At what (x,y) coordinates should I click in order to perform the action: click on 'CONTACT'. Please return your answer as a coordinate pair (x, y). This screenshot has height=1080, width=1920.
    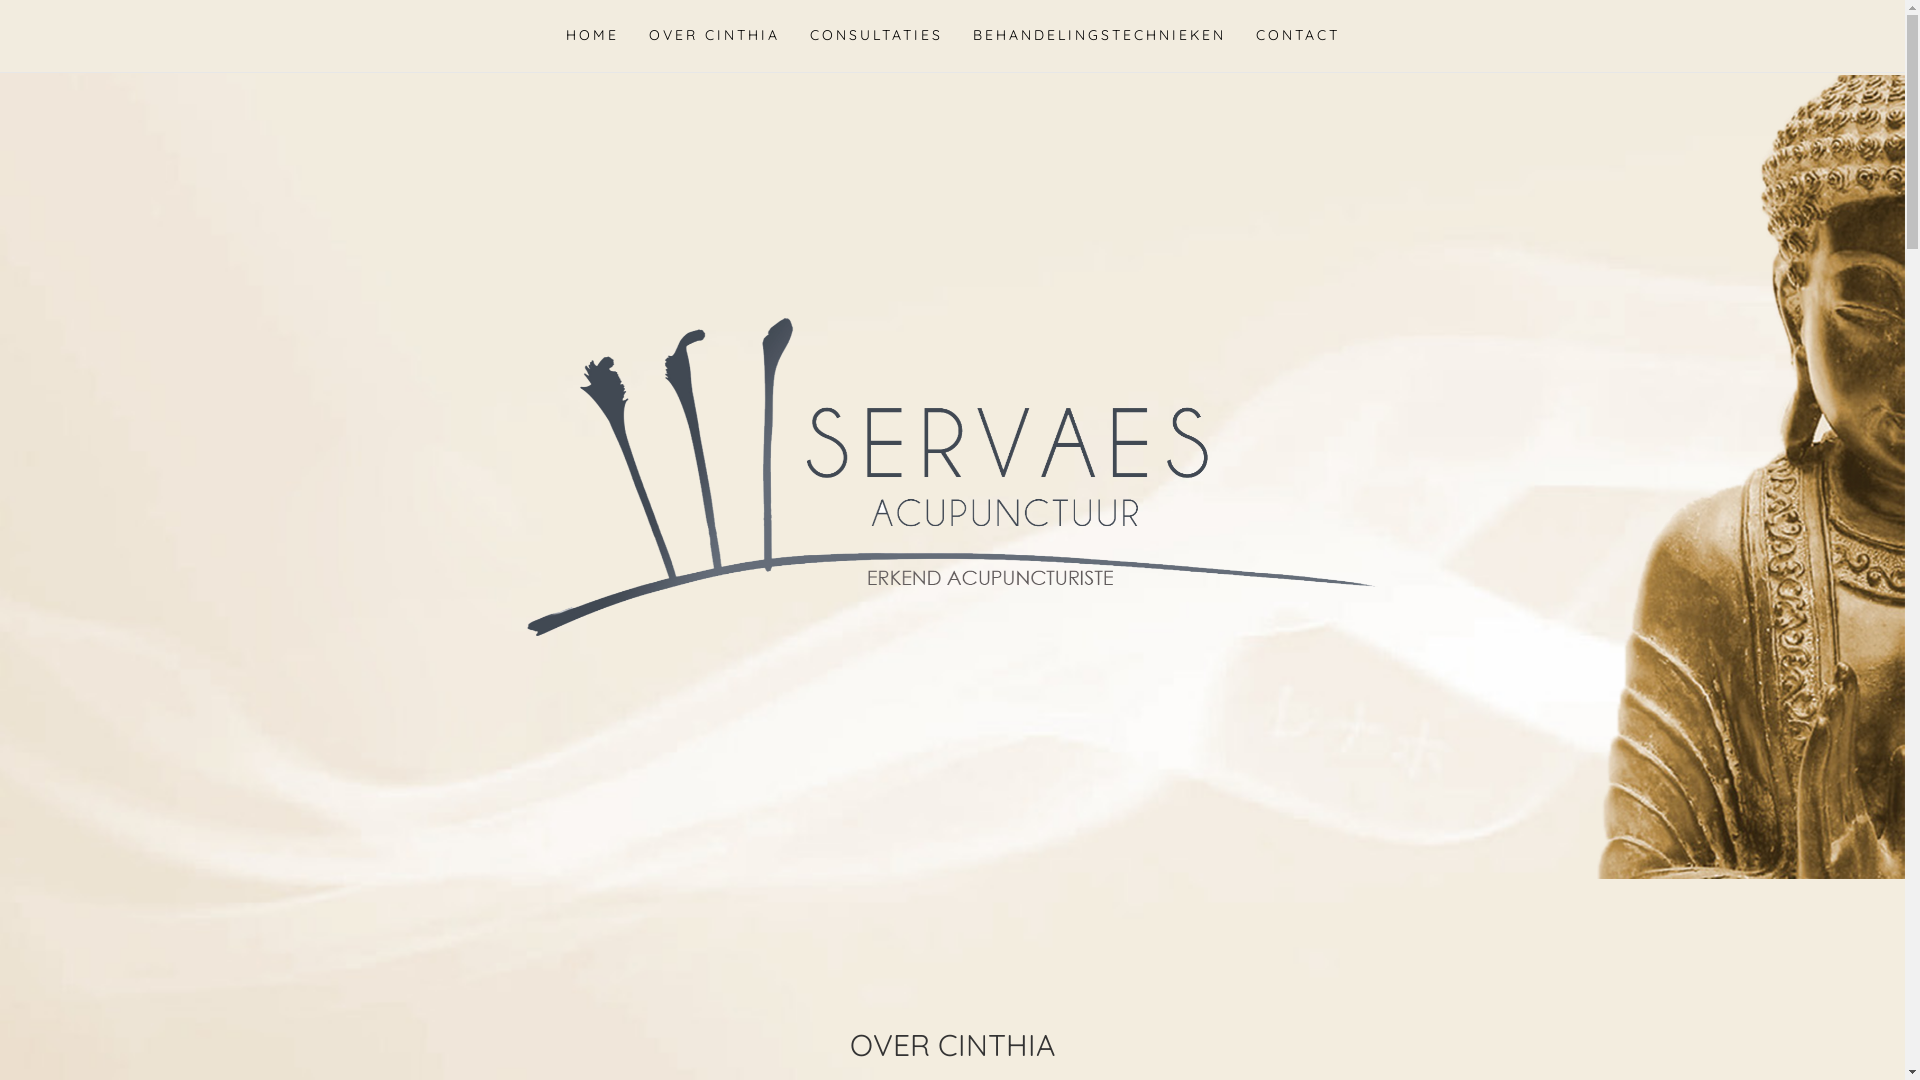
    Looking at the image, I should click on (1238, 35).